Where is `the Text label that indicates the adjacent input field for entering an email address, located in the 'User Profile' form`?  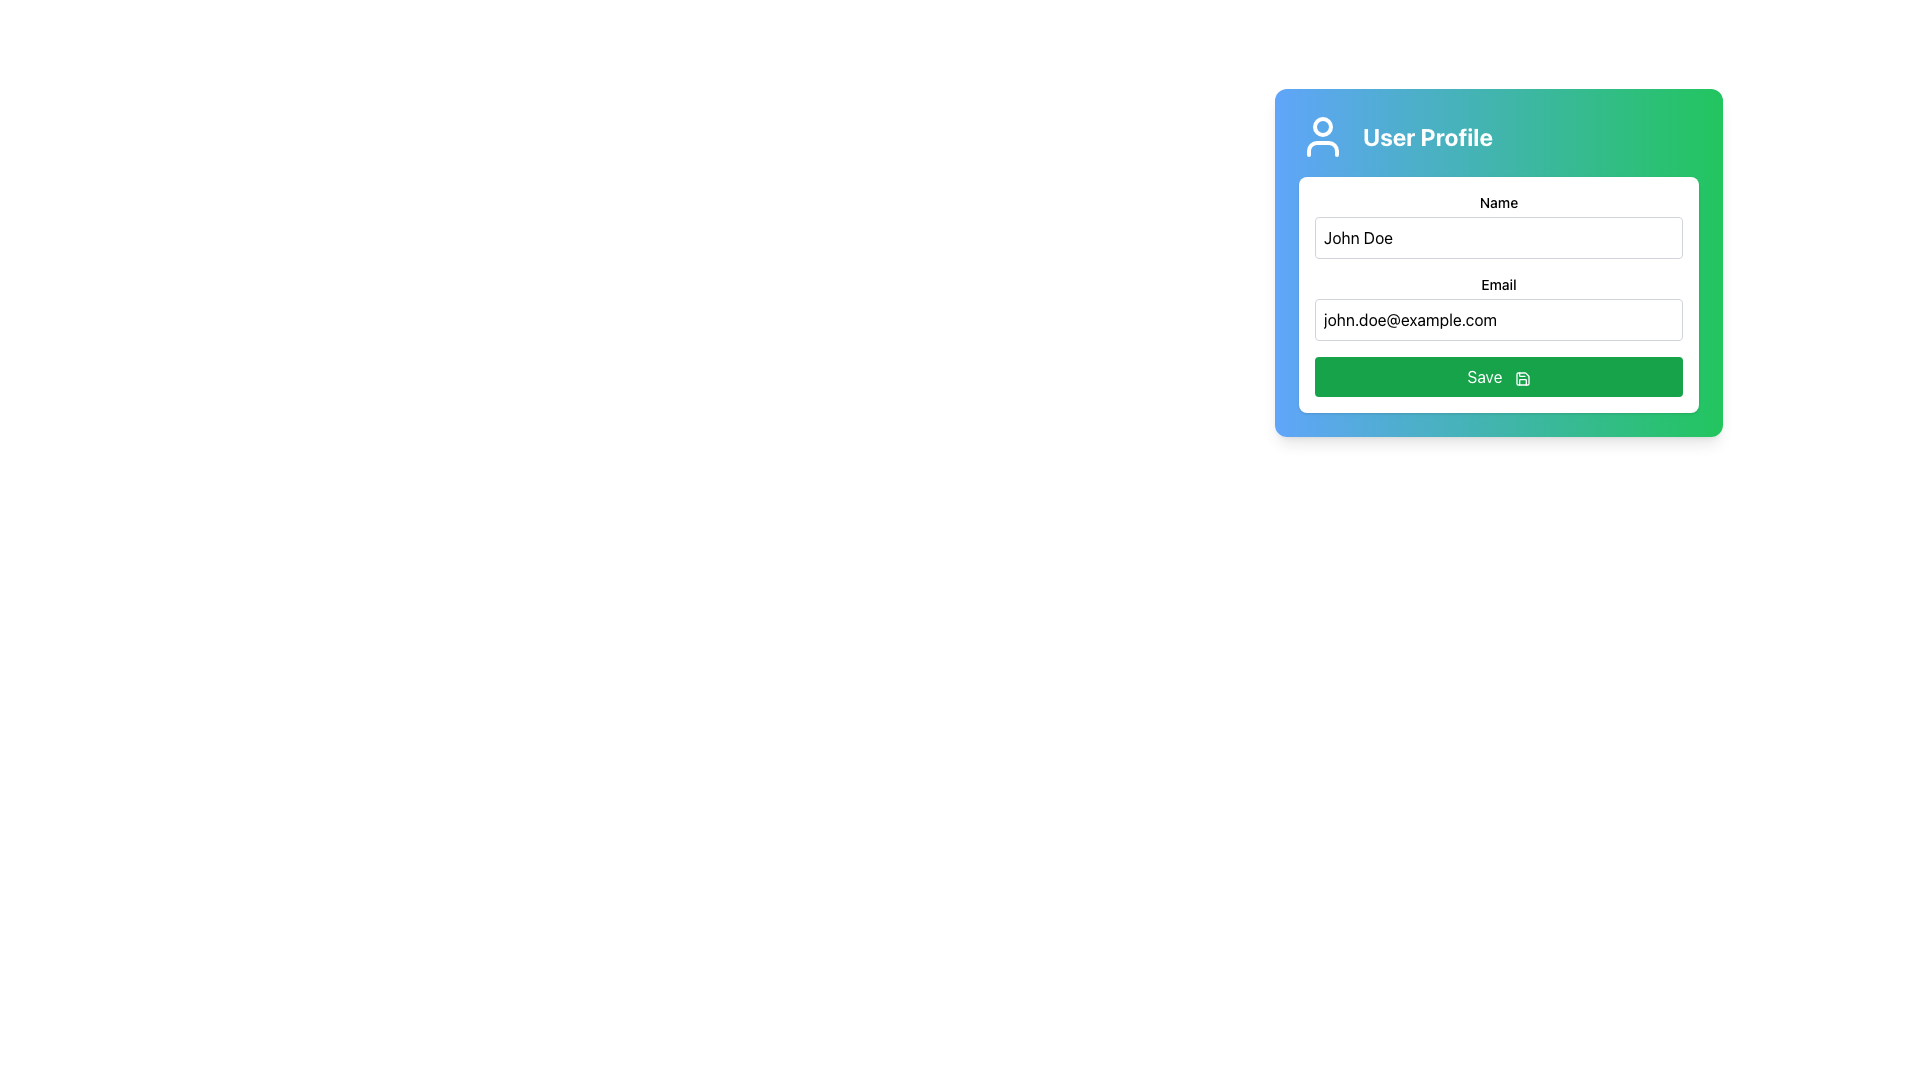
the Text label that indicates the adjacent input field for entering an email address, located in the 'User Profile' form is located at coordinates (1498, 285).